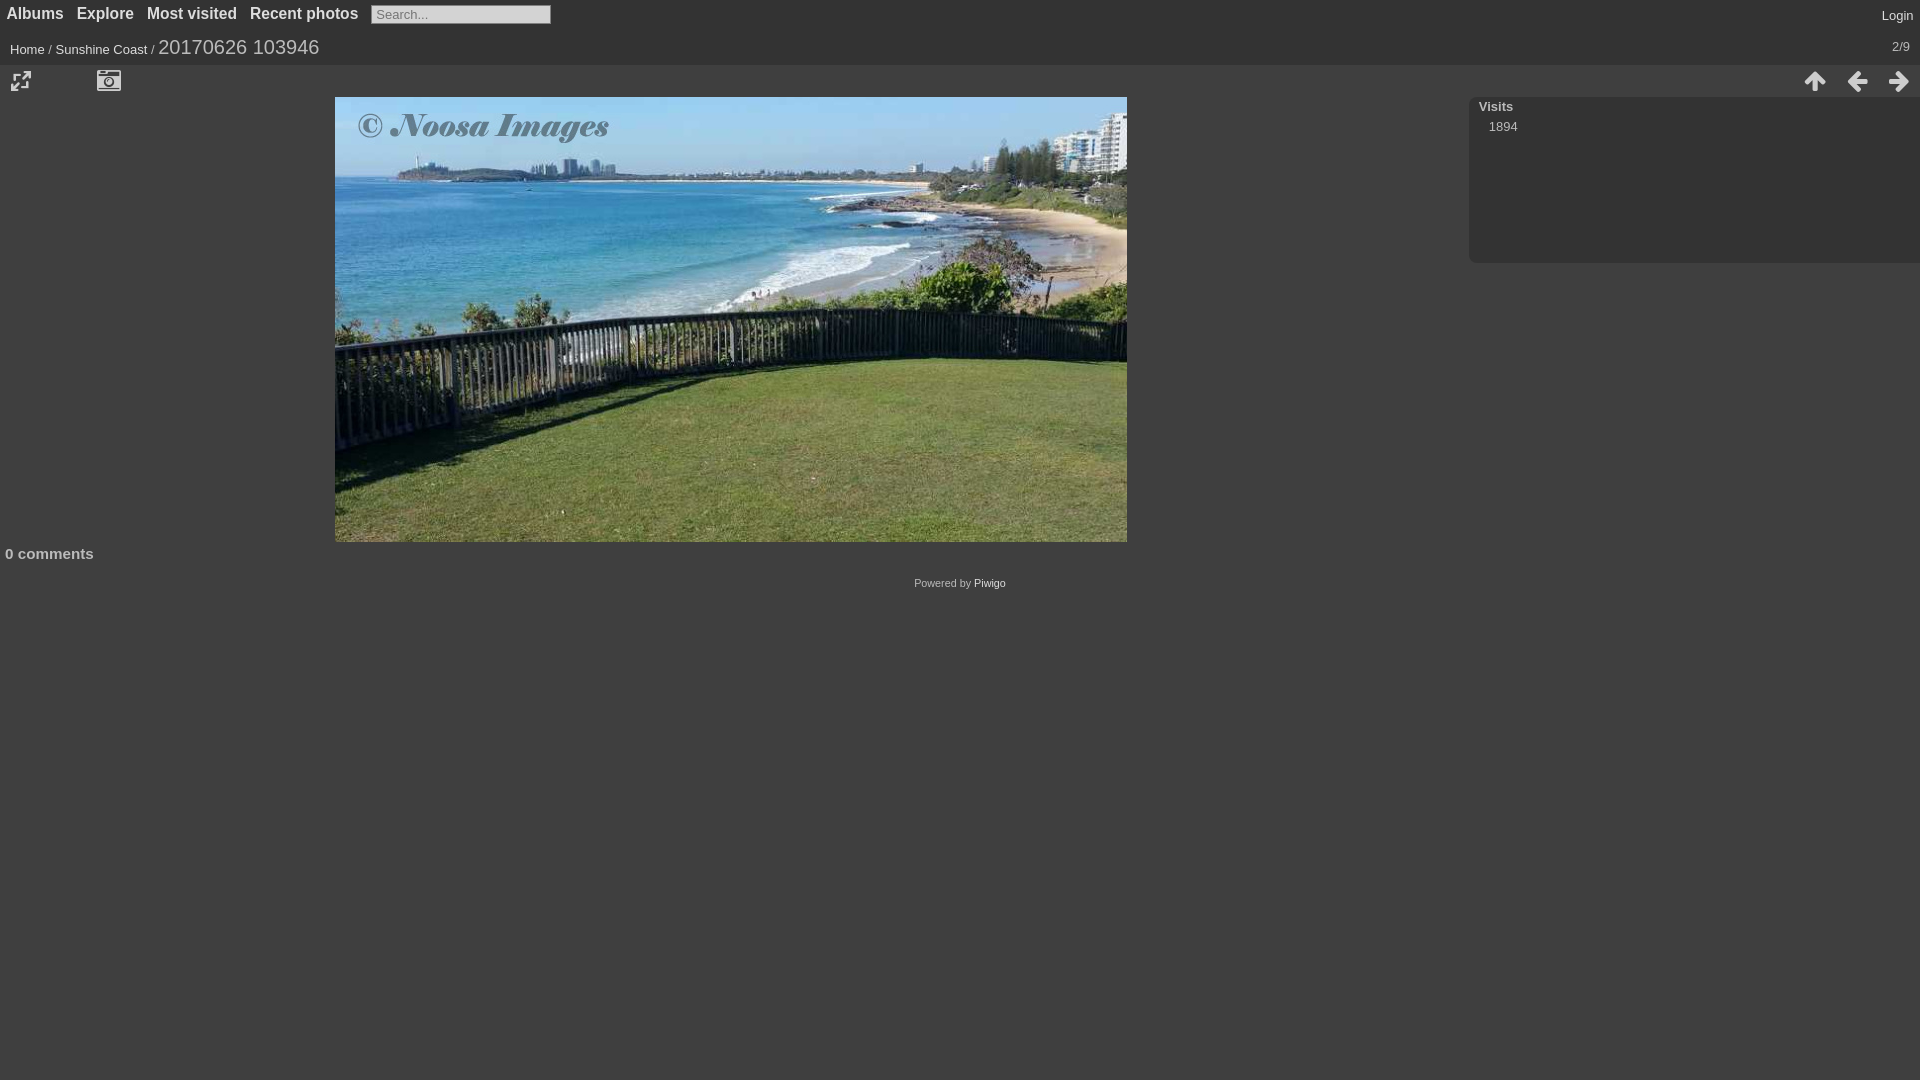 This screenshot has height=1080, width=1920. I want to click on 'Most visited', so click(192, 13).